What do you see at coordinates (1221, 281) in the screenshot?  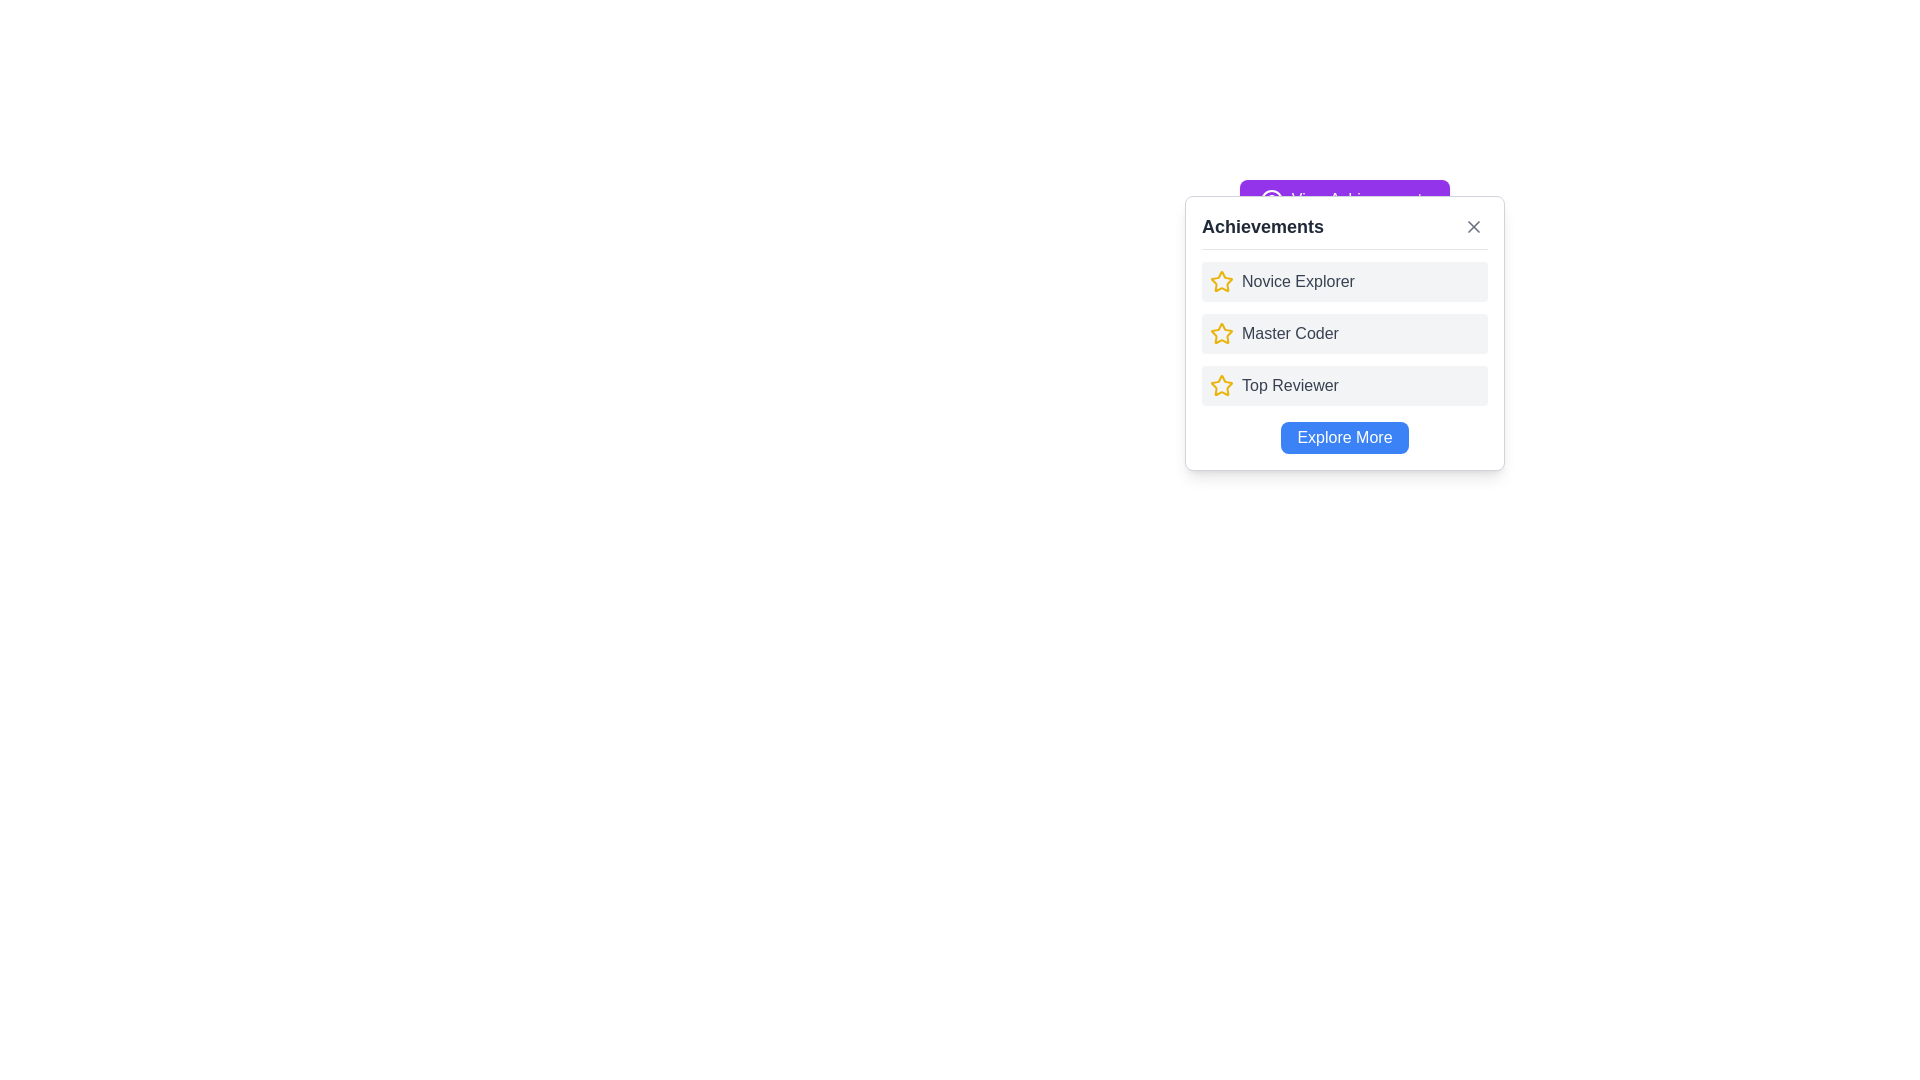 I see `the 'Novice Explorer' achievement icon, which is a star icon located to the left of the text within the top-left section of the white card layout` at bounding box center [1221, 281].